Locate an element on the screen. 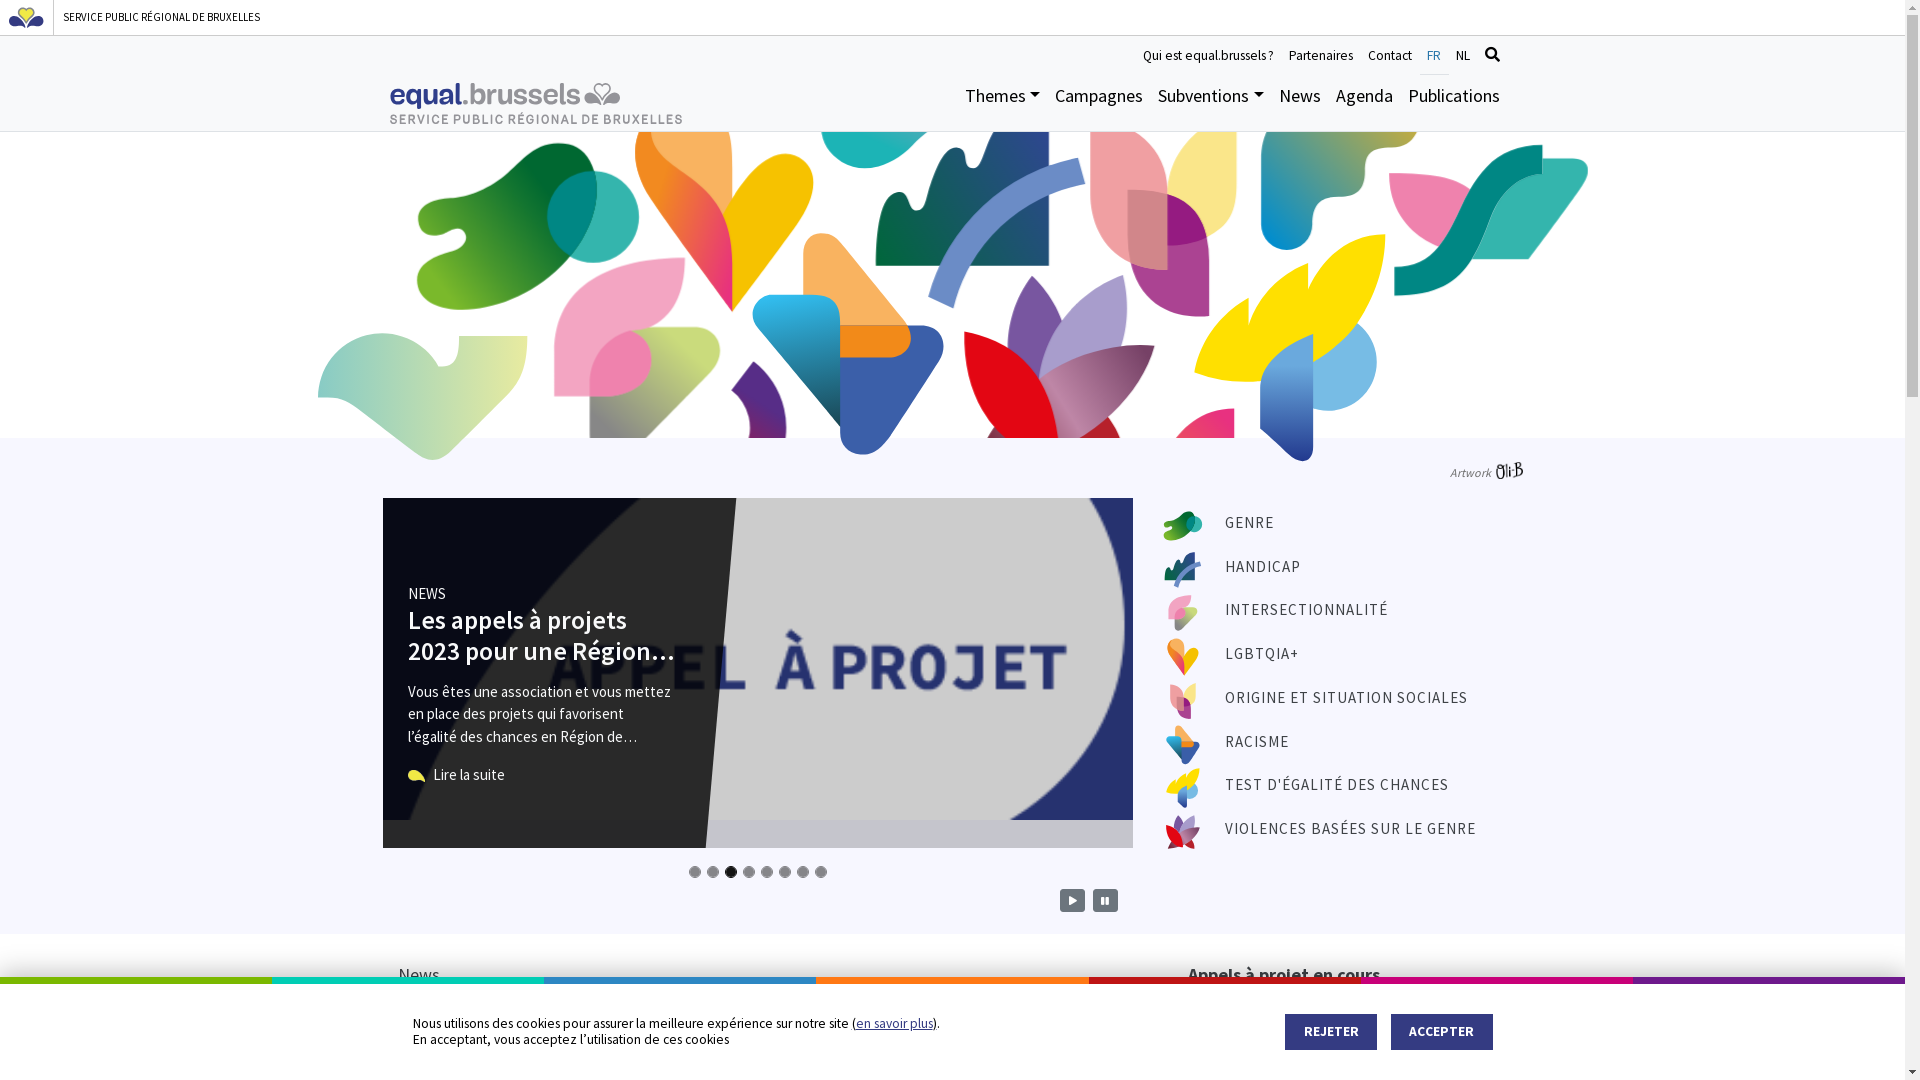  'Partenaires' is located at coordinates (1321, 53).